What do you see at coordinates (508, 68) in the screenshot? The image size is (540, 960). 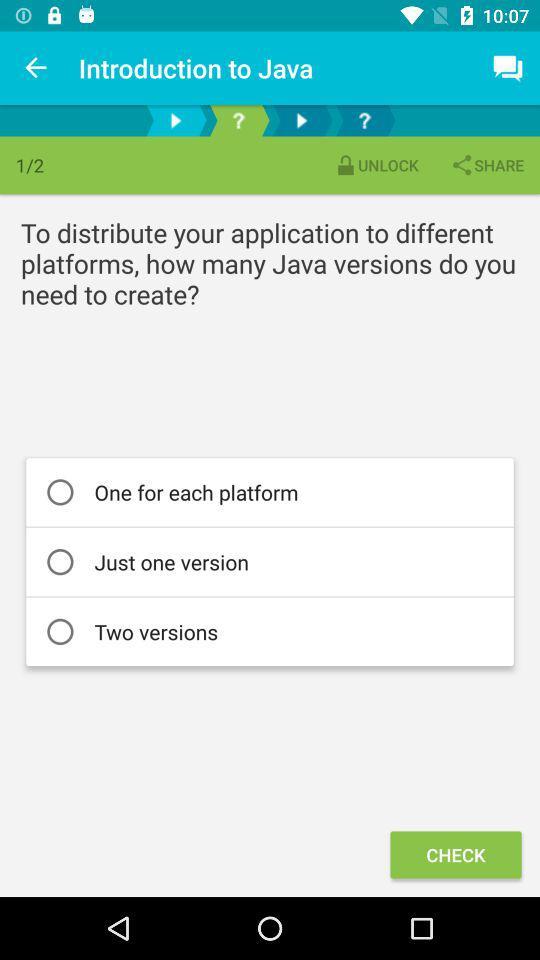 I see `the message icon` at bounding box center [508, 68].